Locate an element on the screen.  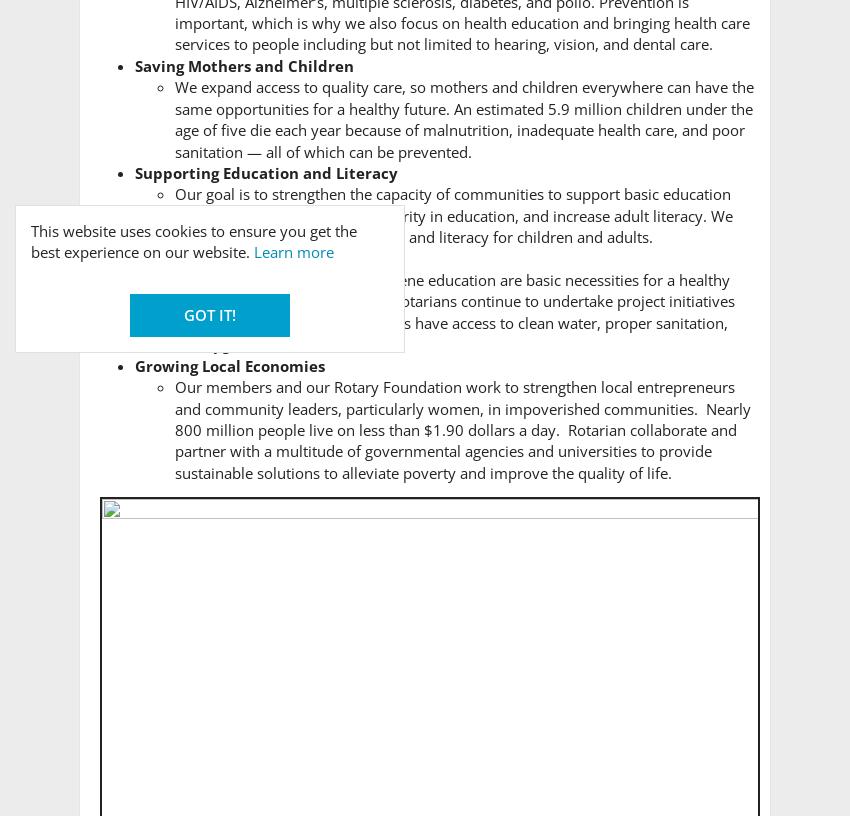
'This website uses cookies to ensure you get the best experience on our website.' is located at coordinates (192, 239).